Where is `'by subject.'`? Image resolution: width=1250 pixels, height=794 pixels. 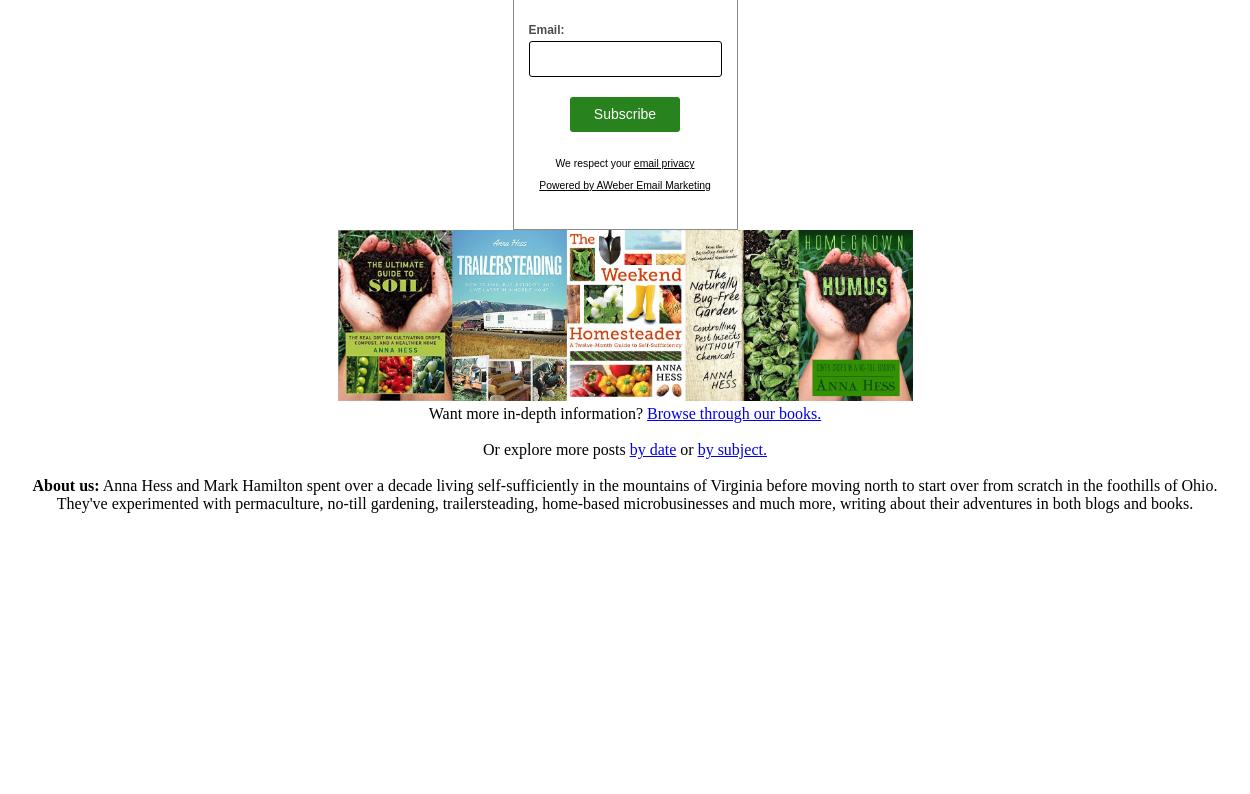 'by subject.' is located at coordinates (730, 448).